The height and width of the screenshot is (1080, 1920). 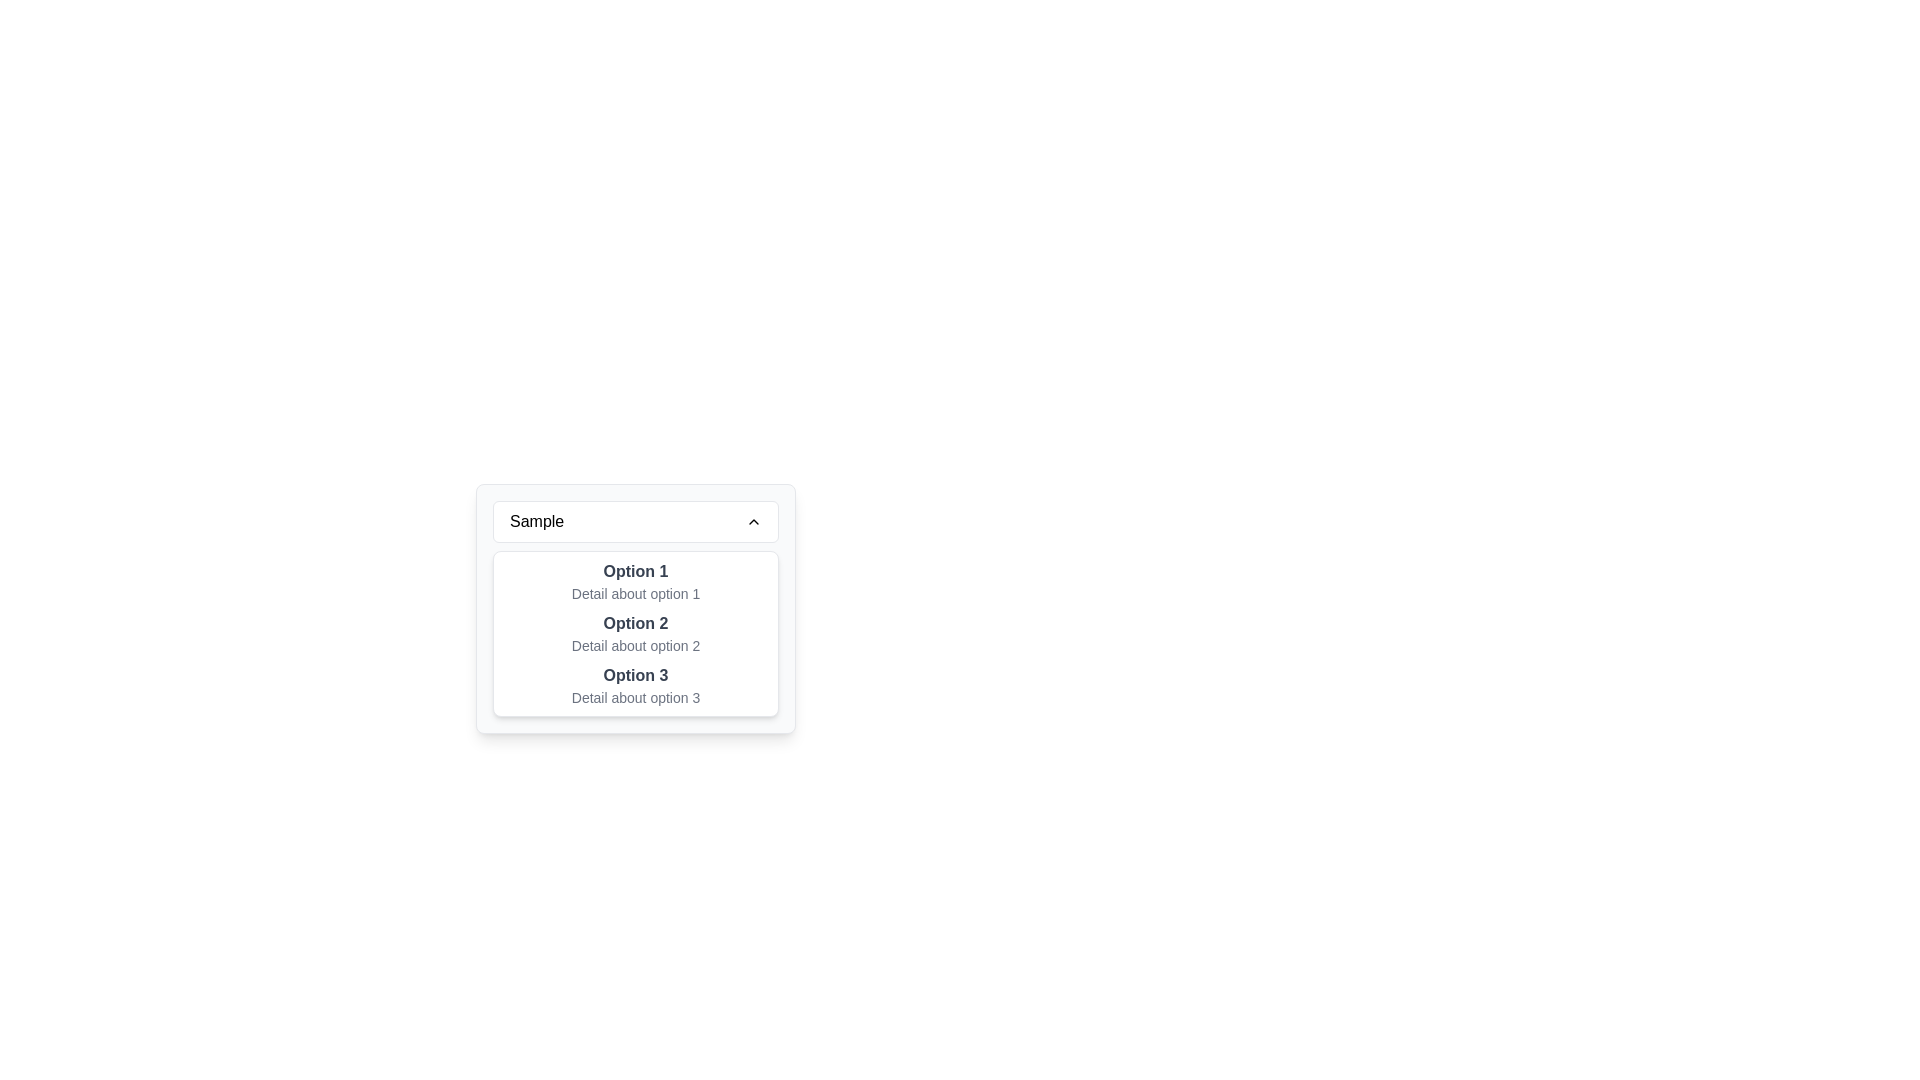 I want to click on the label providing additional descriptive information for option 2, located directly beneath the title 'Option 2', so click(x=634, y=645).